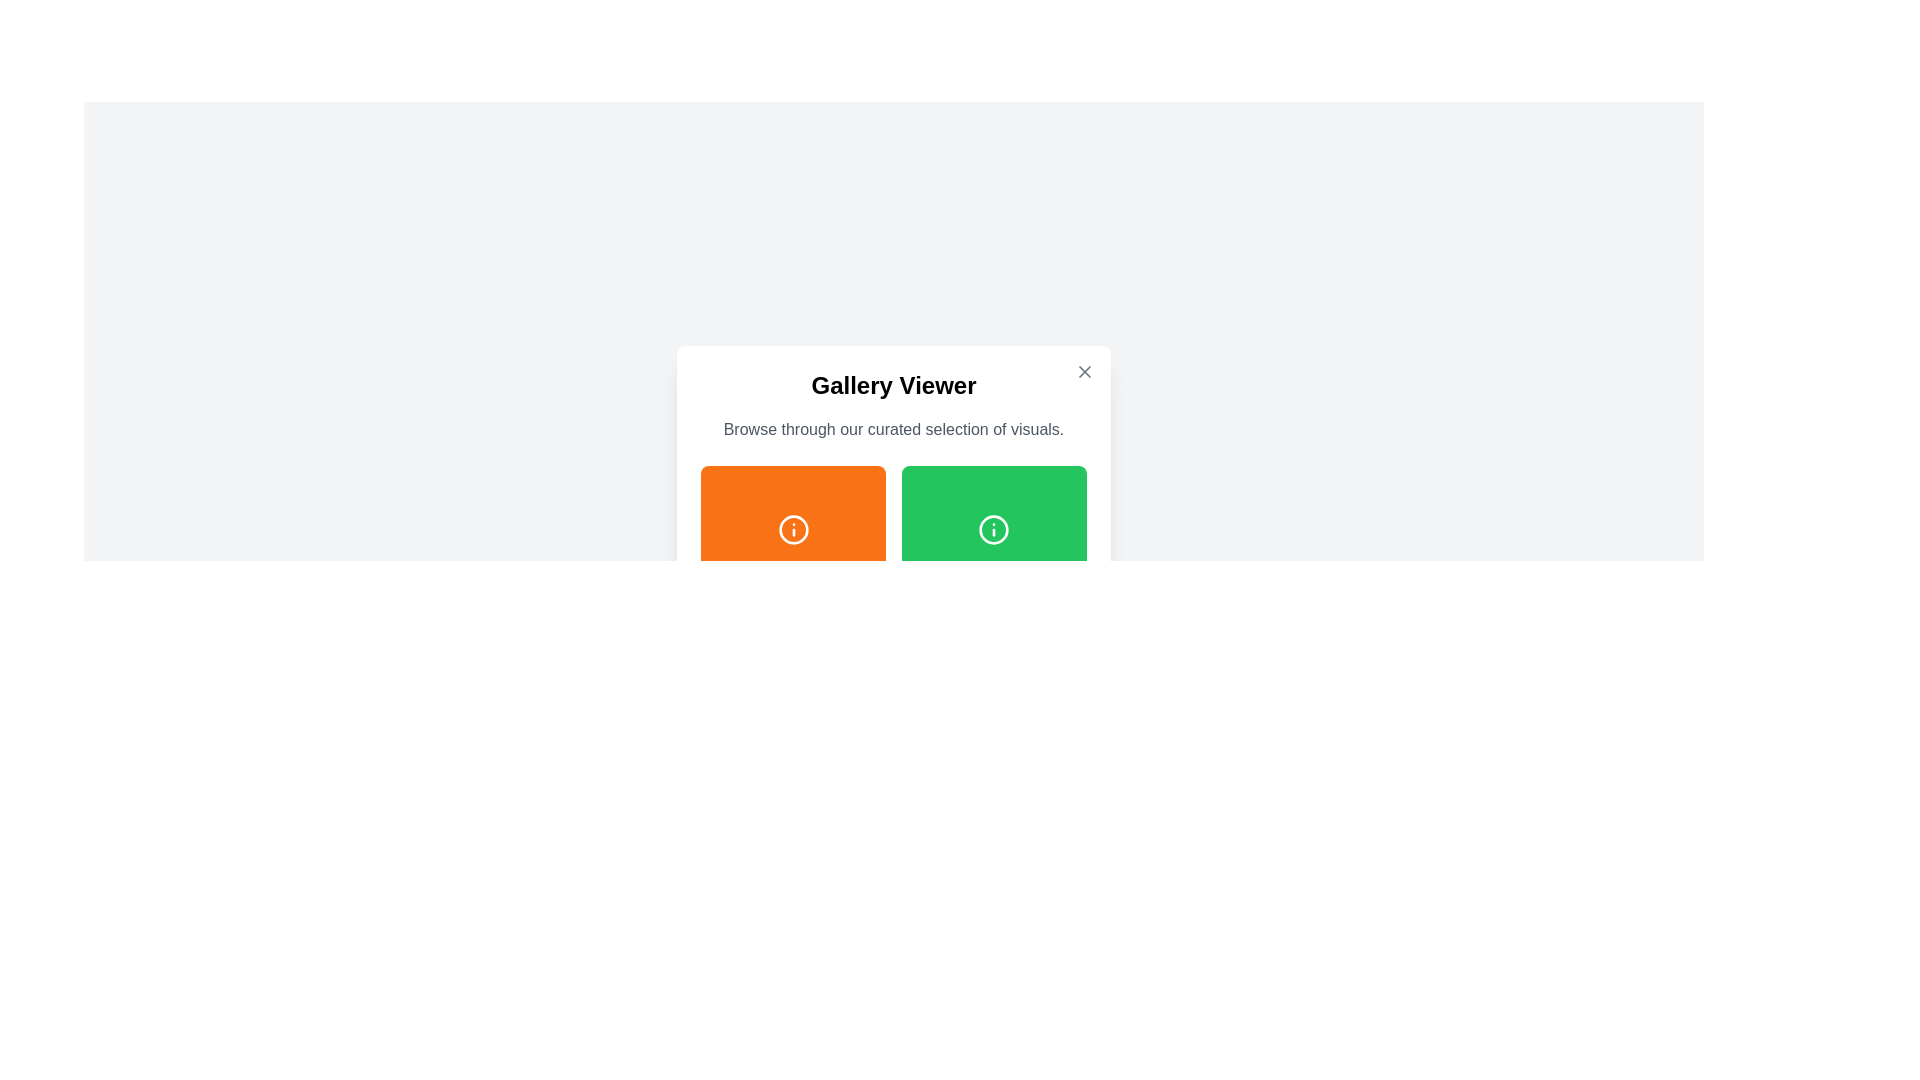 The height and width of the screenshot is (1080, 1920). Describe the element at coordinates (1083, 371) in the screenshot. I see `the 'X' shaped close button icon located in the upper-right corner of the 'Gallery Viewer' modal` at that location.